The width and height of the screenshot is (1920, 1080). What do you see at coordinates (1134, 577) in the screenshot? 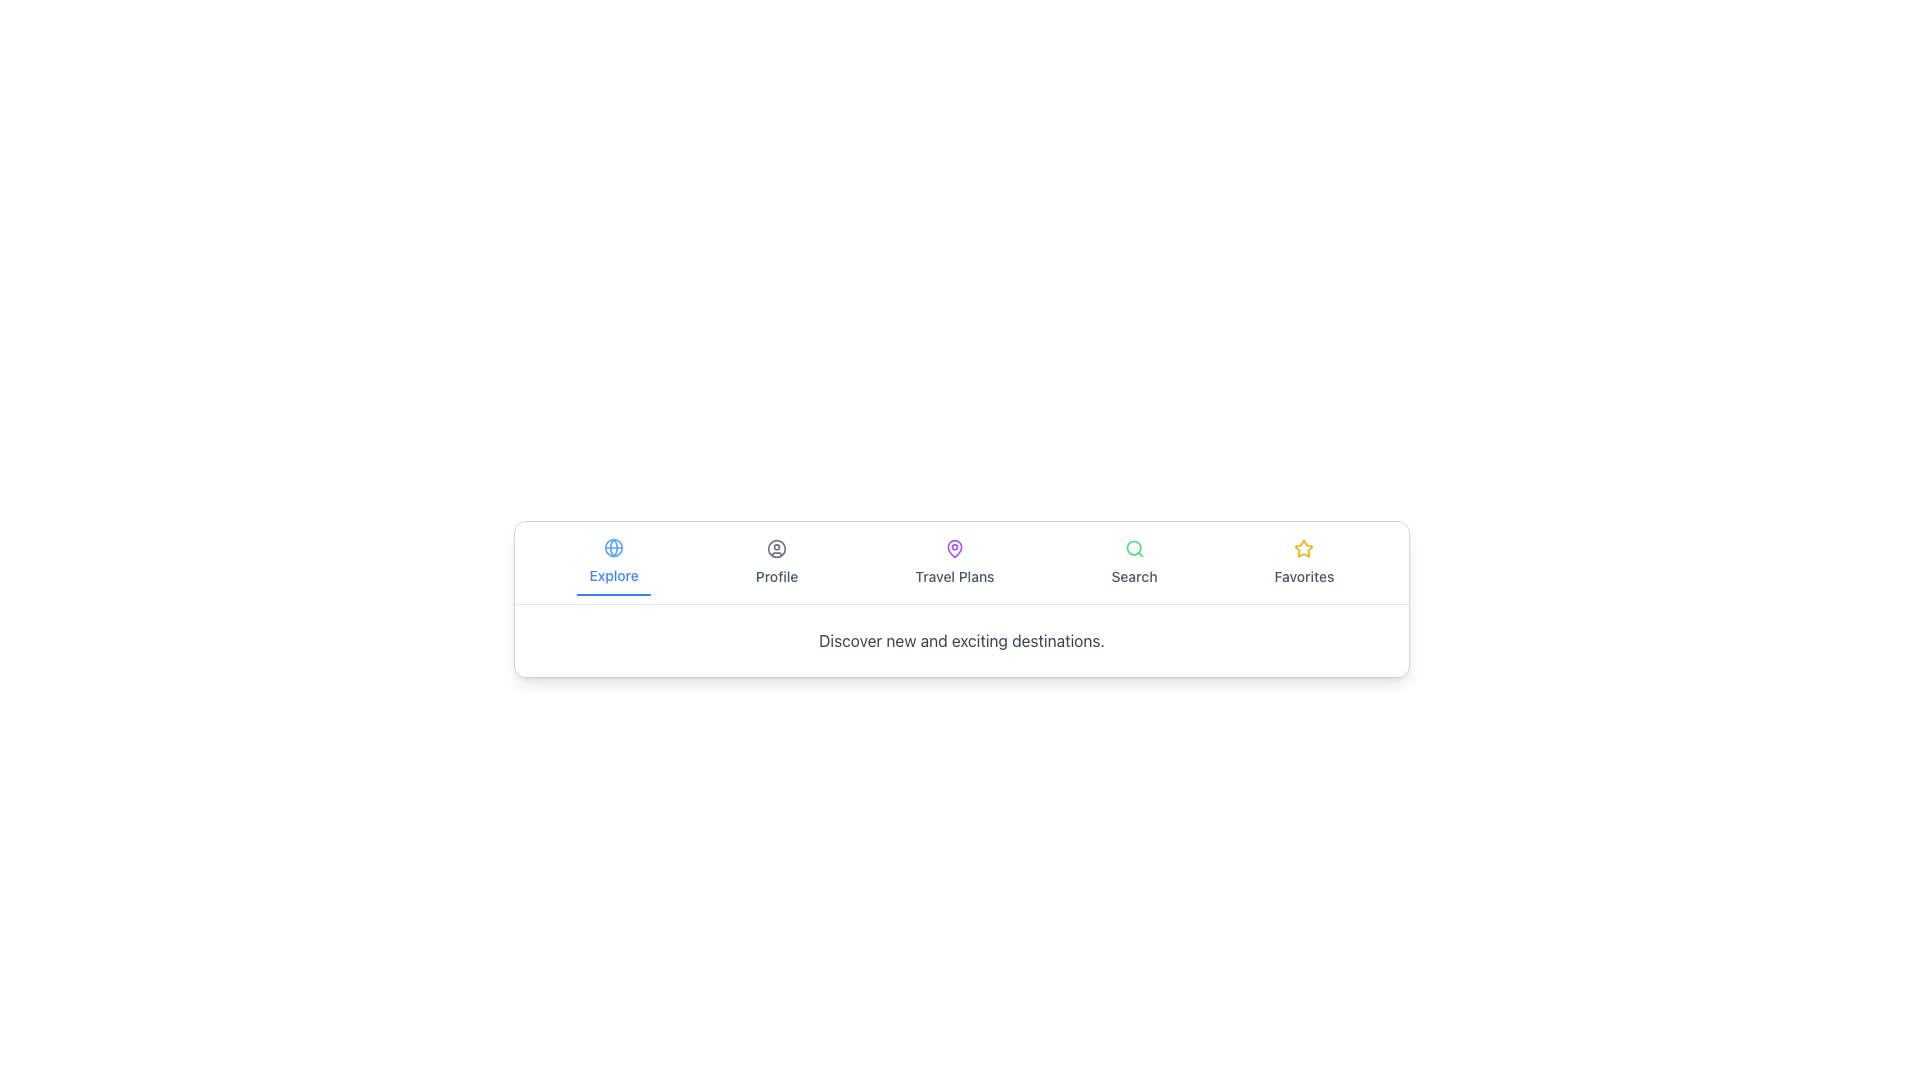
I see `the 'Search' static label text, which is displayed in gray and positioned below a magnifying glass icon in the bottom navigation bar` at bounding box center [1134, 577].